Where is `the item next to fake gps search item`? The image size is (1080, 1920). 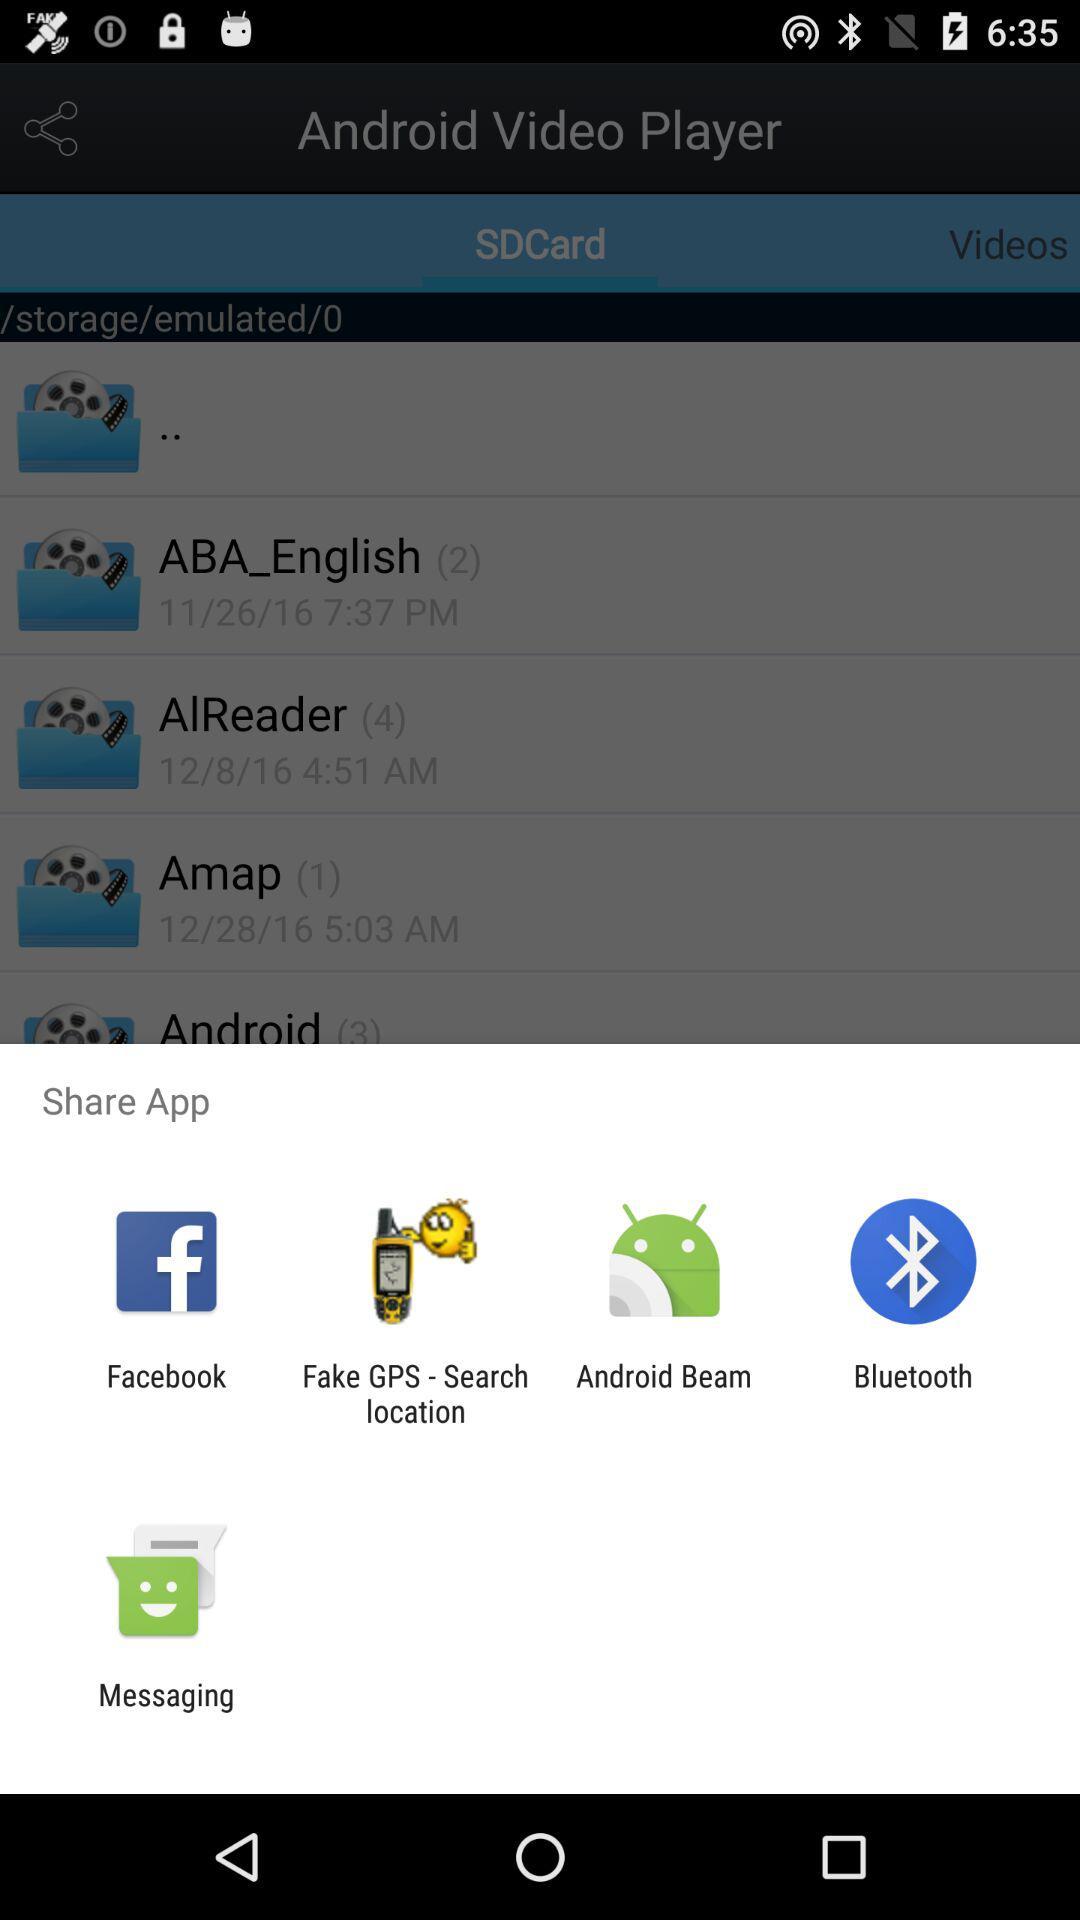 the item next to fake gps search item is located at coordinates (664, 1392).